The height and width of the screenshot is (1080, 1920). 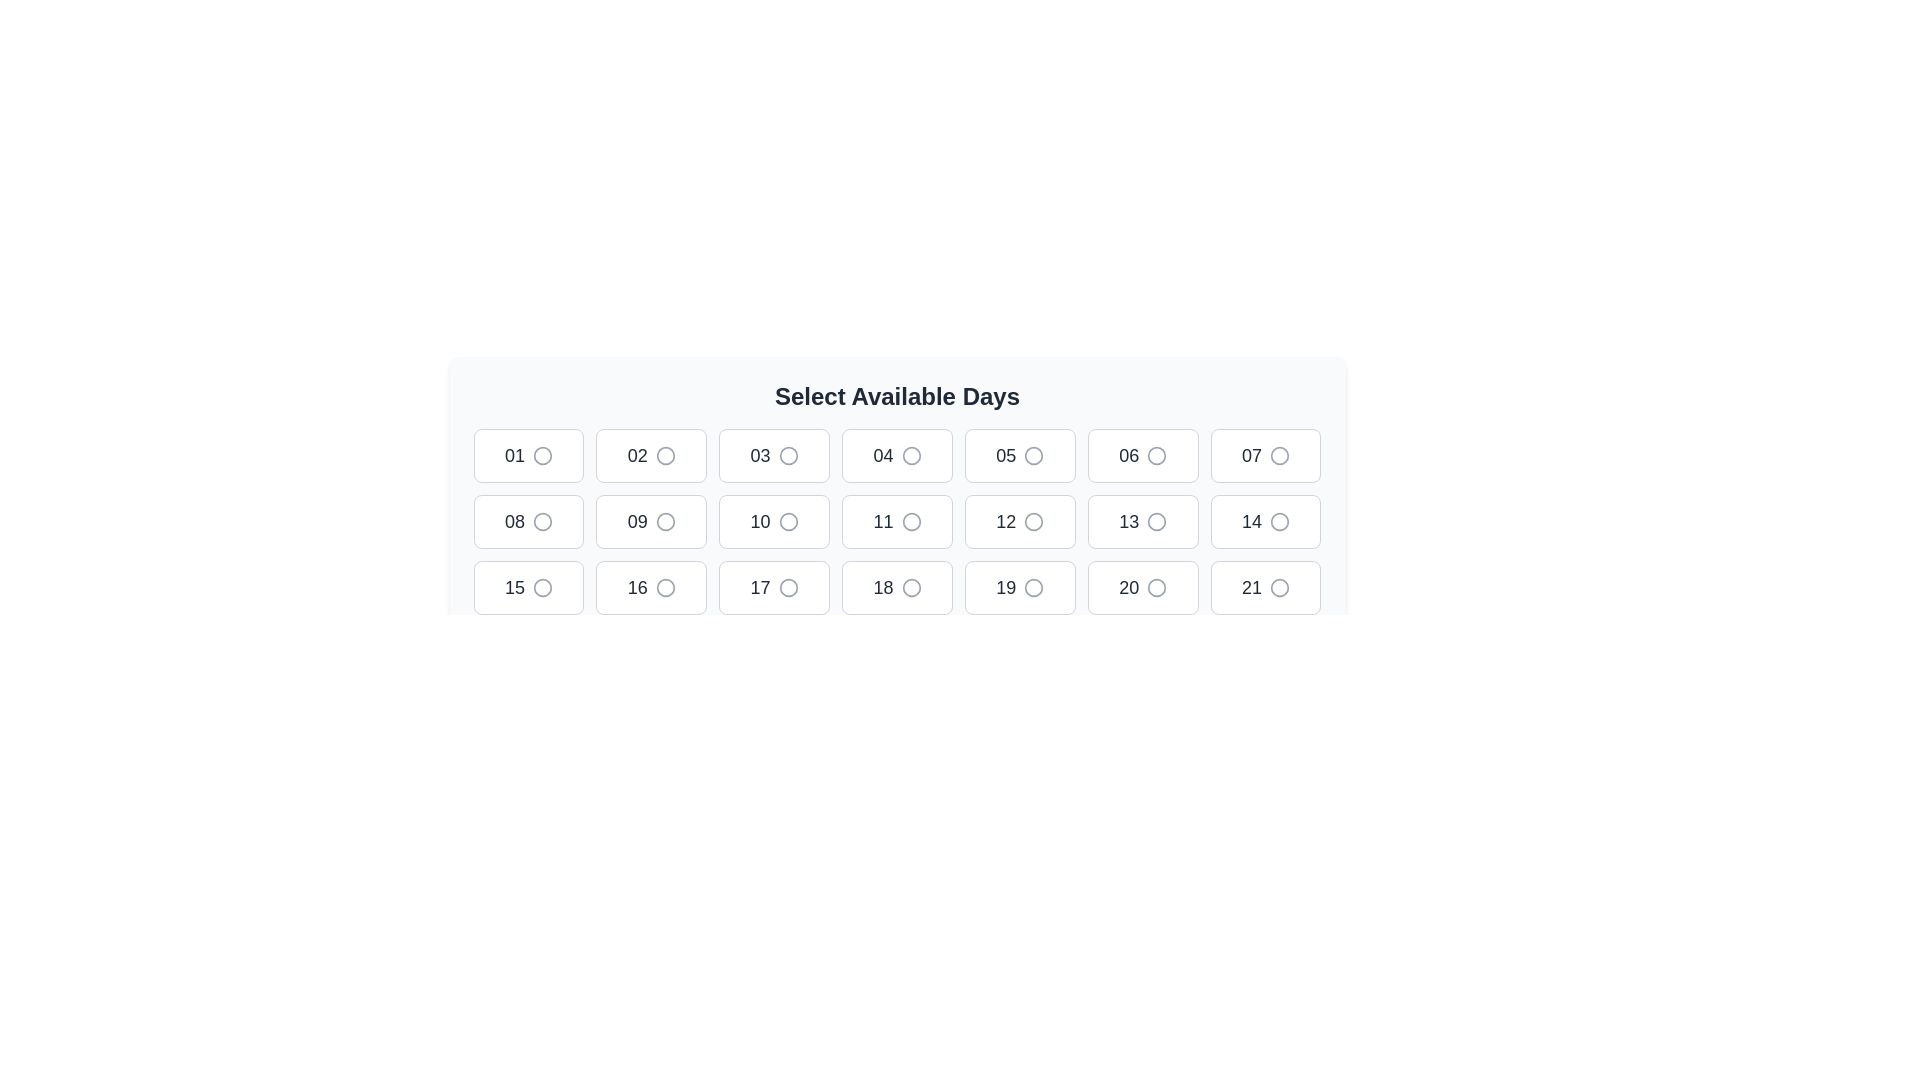 I want to click on the text label displaying '03', which is styled in bold and located in the third grid cell of the first row under the 'Select Available Days' heading, so click(x=759, y=455).